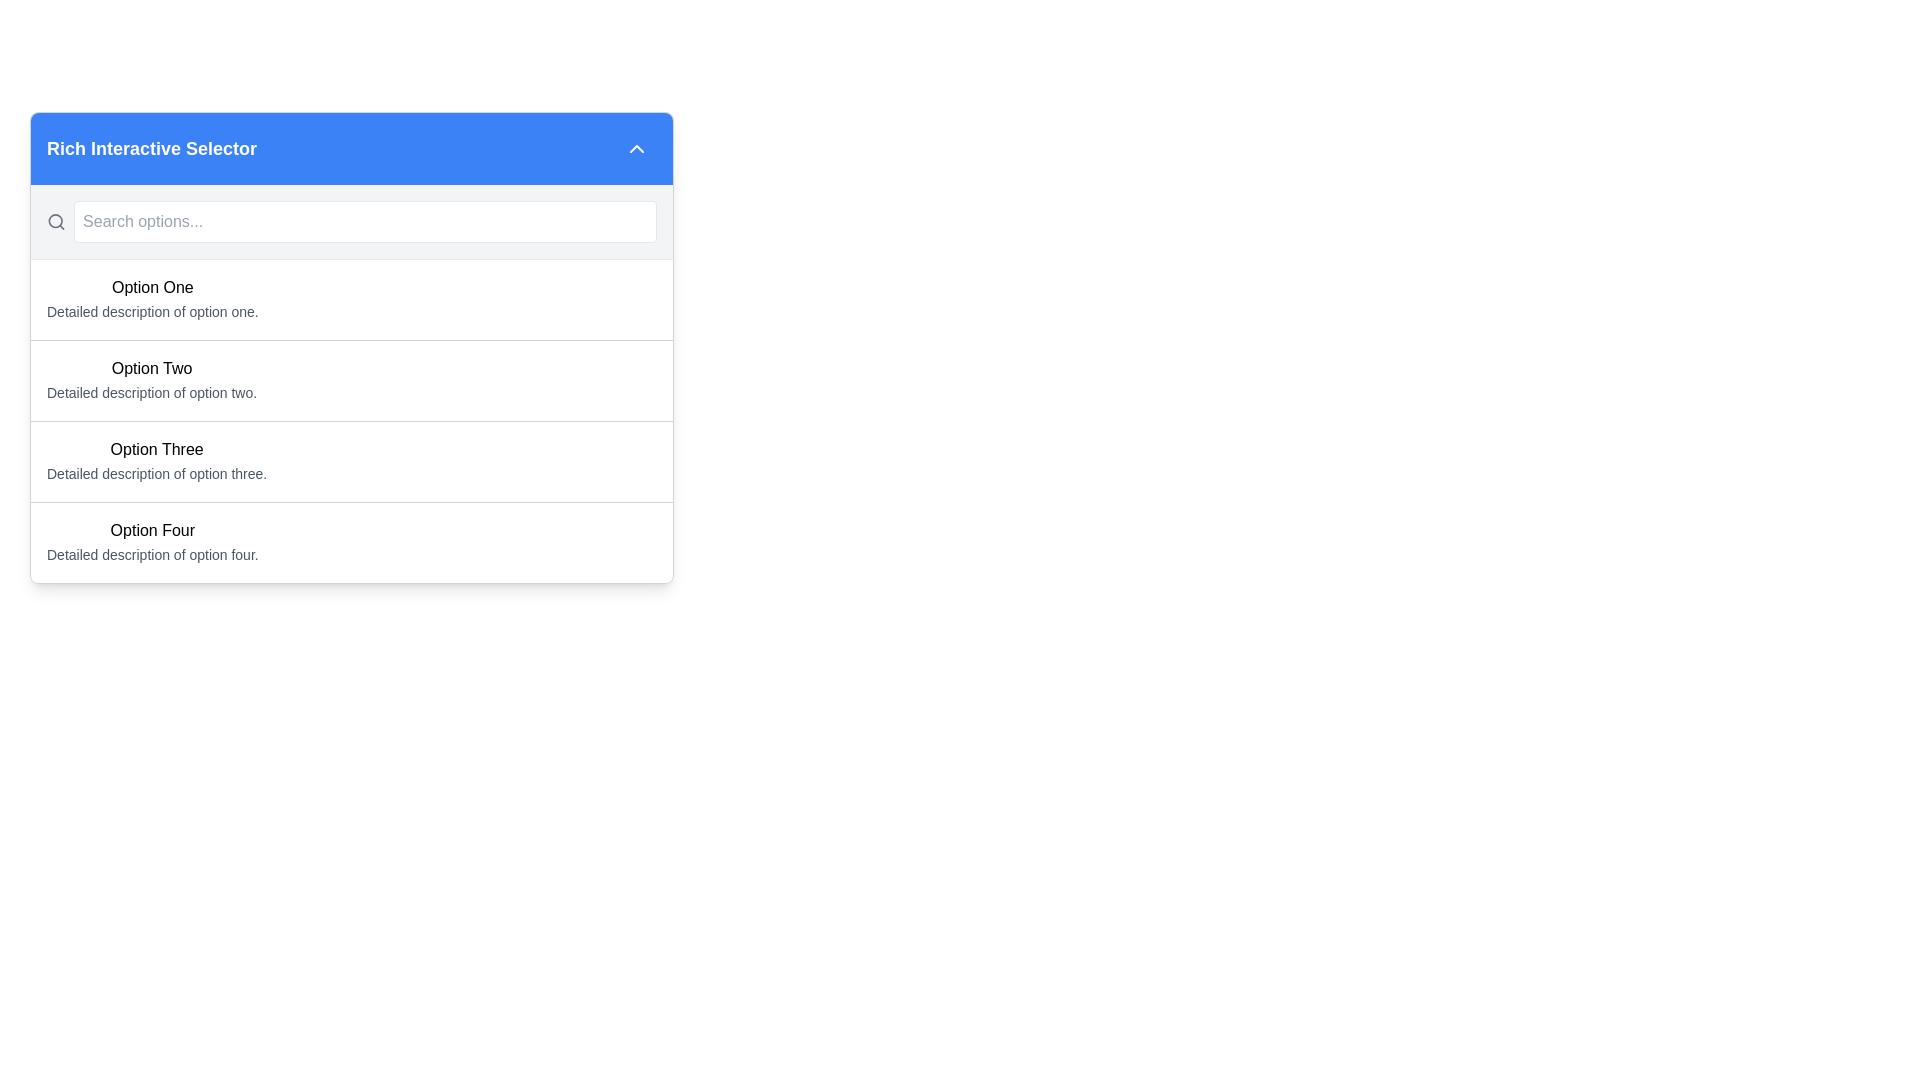 This screenshot has height=1080, width=1920. What do you see at coordinates (151, 530) in the screenshot?
I see `the text label indicating the fourth option in the vertical list, which is located below 'Option Three' and above the description 'Detailed description of option four.'` at bounding box center [151, 530].